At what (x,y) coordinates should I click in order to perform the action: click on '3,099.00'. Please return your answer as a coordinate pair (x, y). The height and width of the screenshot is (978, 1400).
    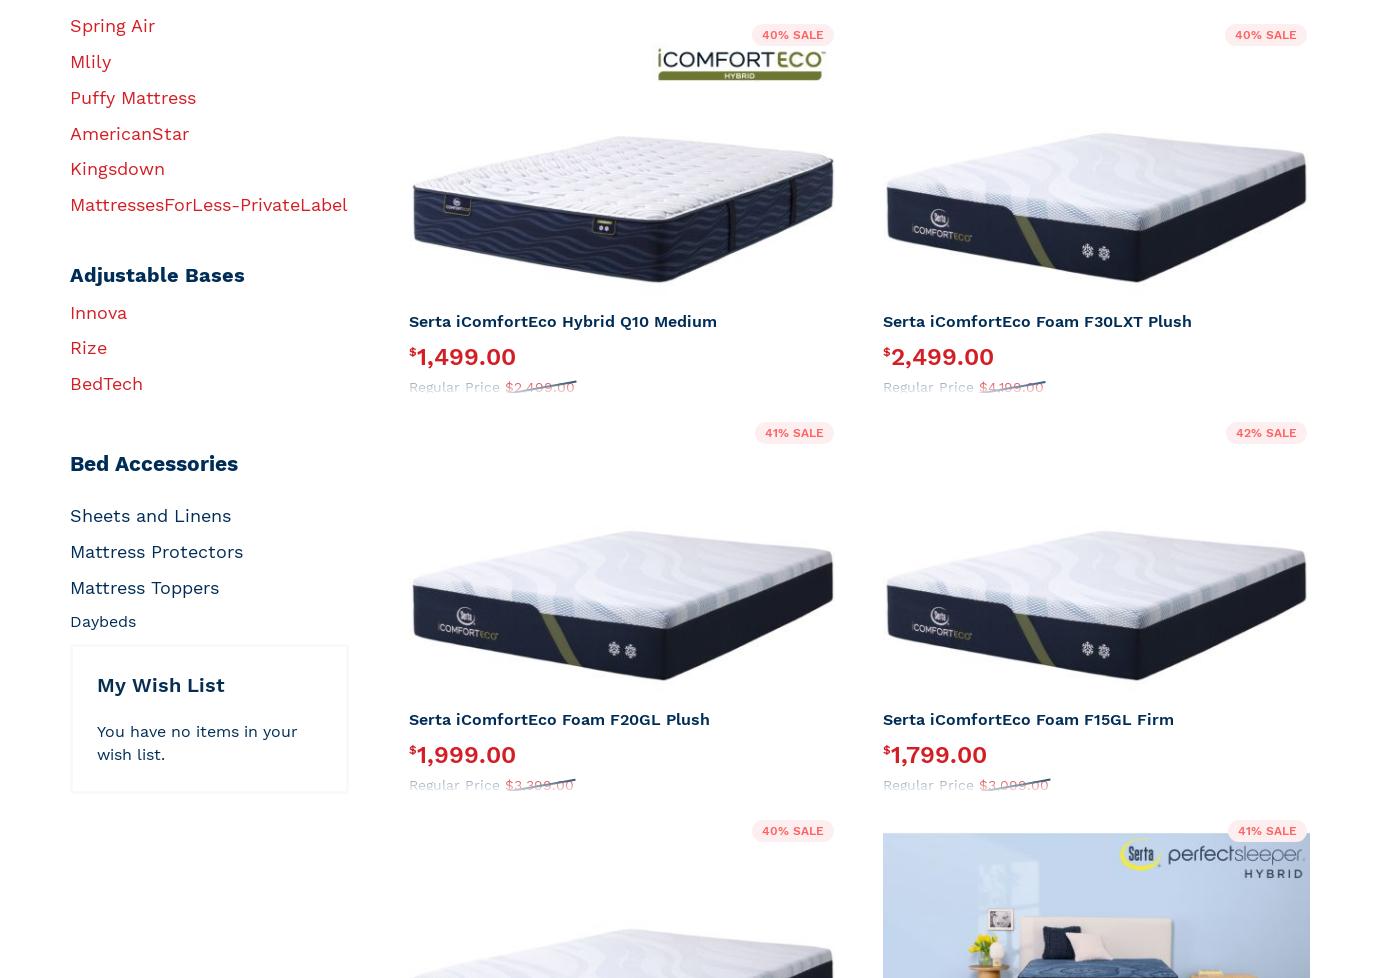
    Looking at the image, I should click on (1017, 782).